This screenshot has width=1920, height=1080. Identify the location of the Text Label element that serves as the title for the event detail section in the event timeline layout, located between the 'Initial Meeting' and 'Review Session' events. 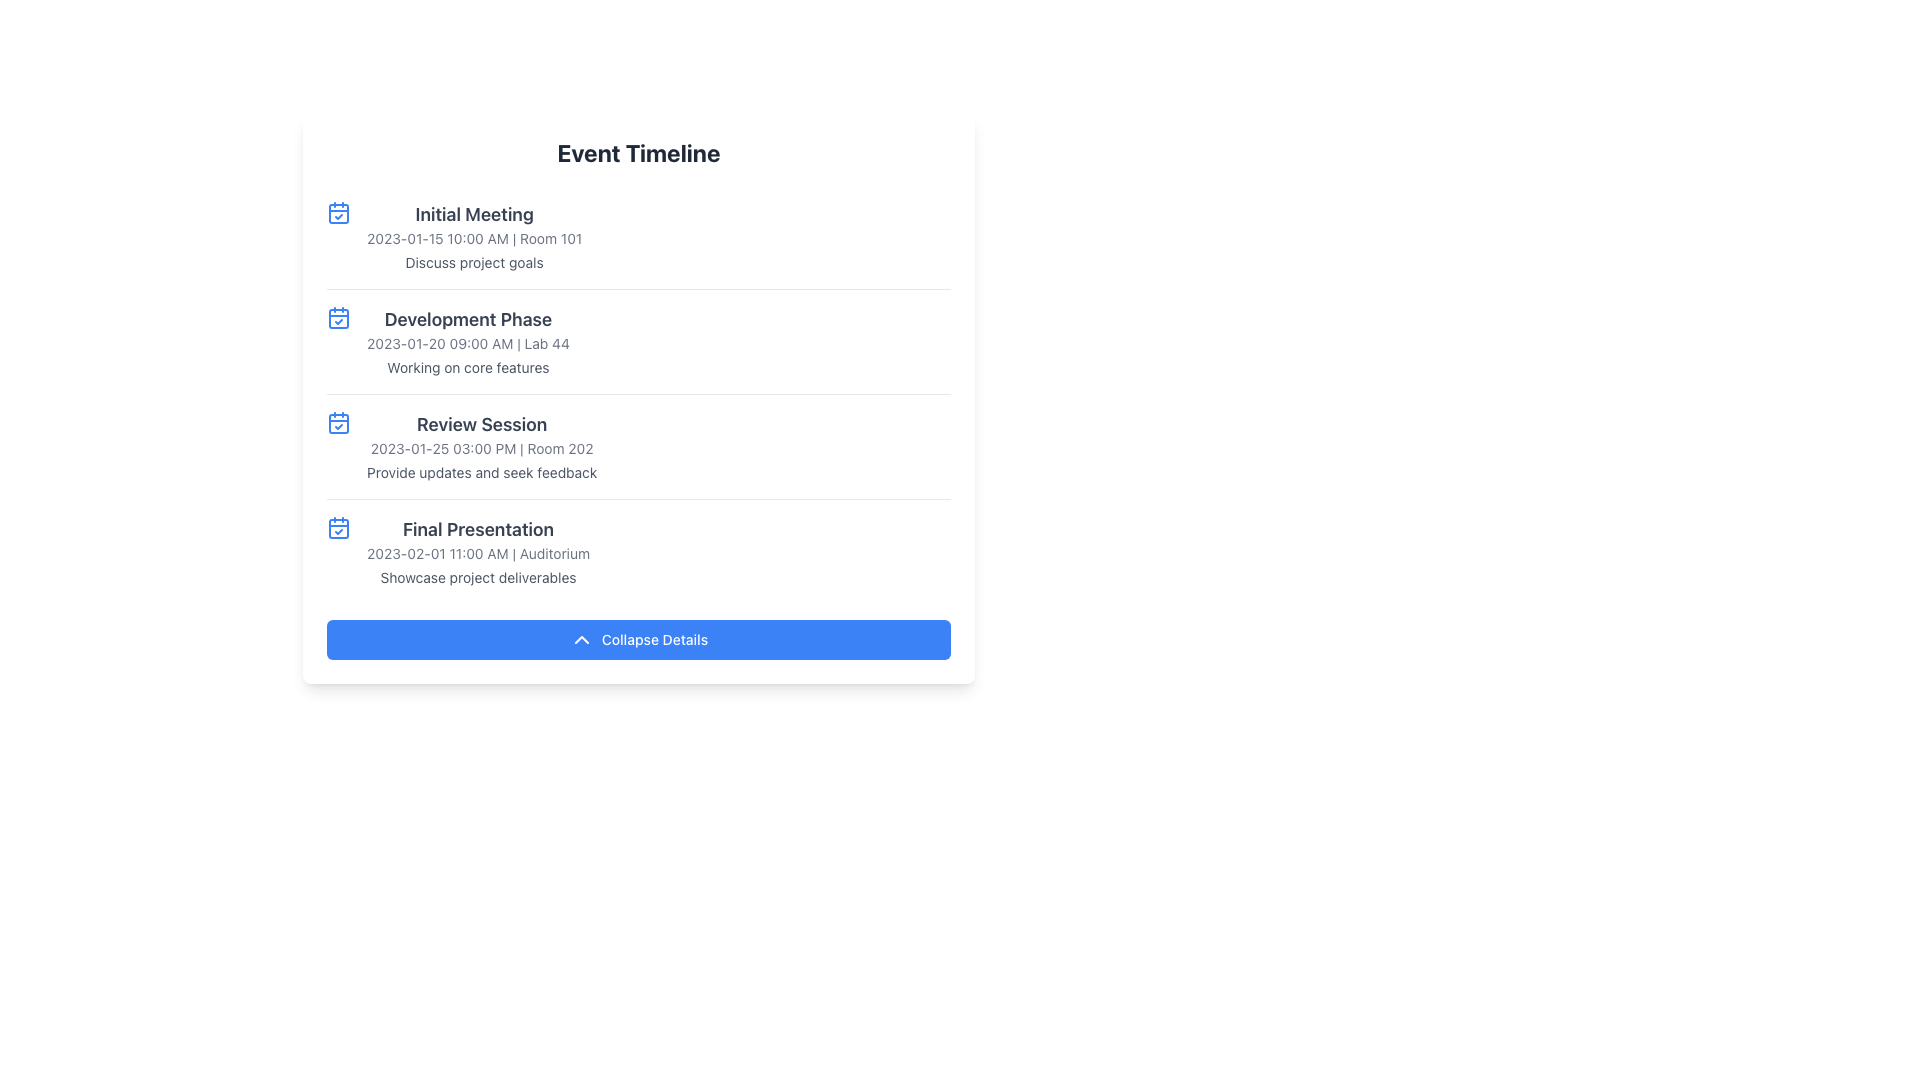
(467, 319).